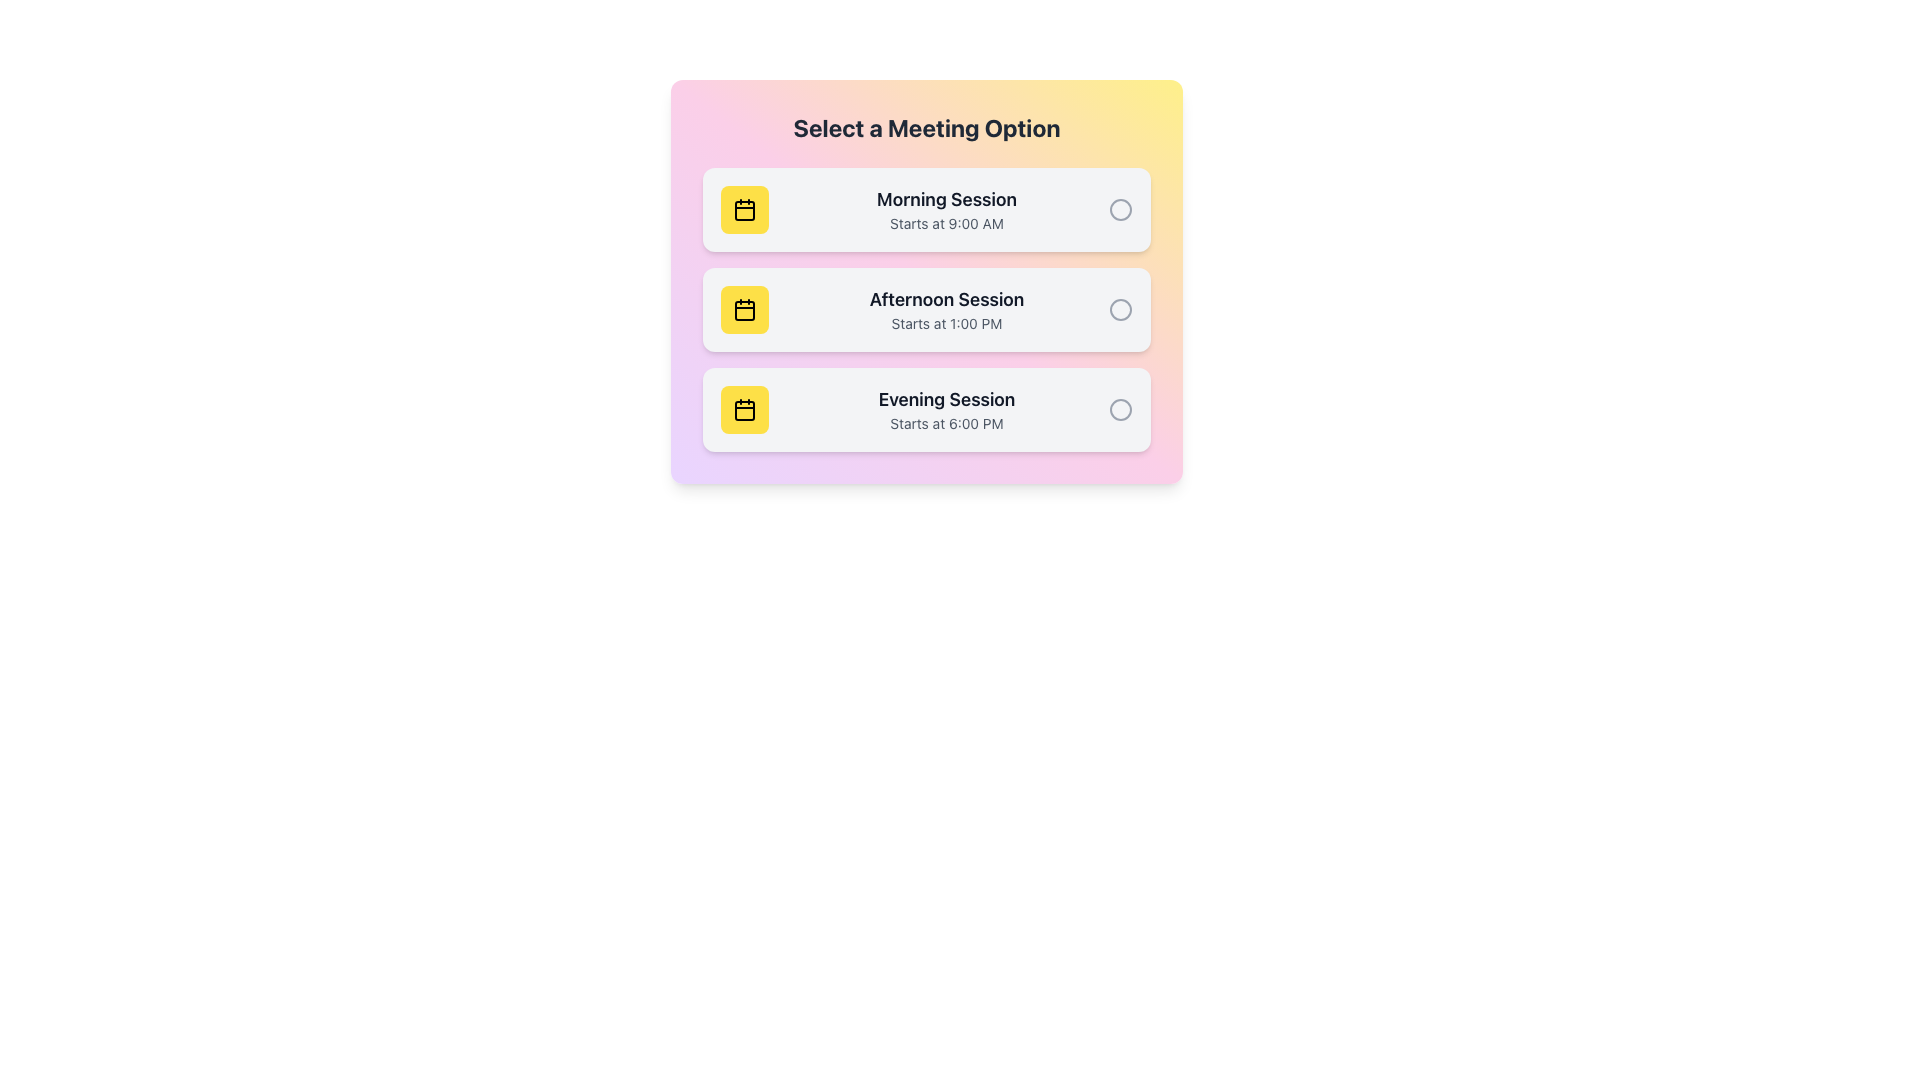  What do you see at coordinates (925, 209) in the screenshot?
I see `the 'Morning Session' interactive selection card` at bounding box center [925, 209].